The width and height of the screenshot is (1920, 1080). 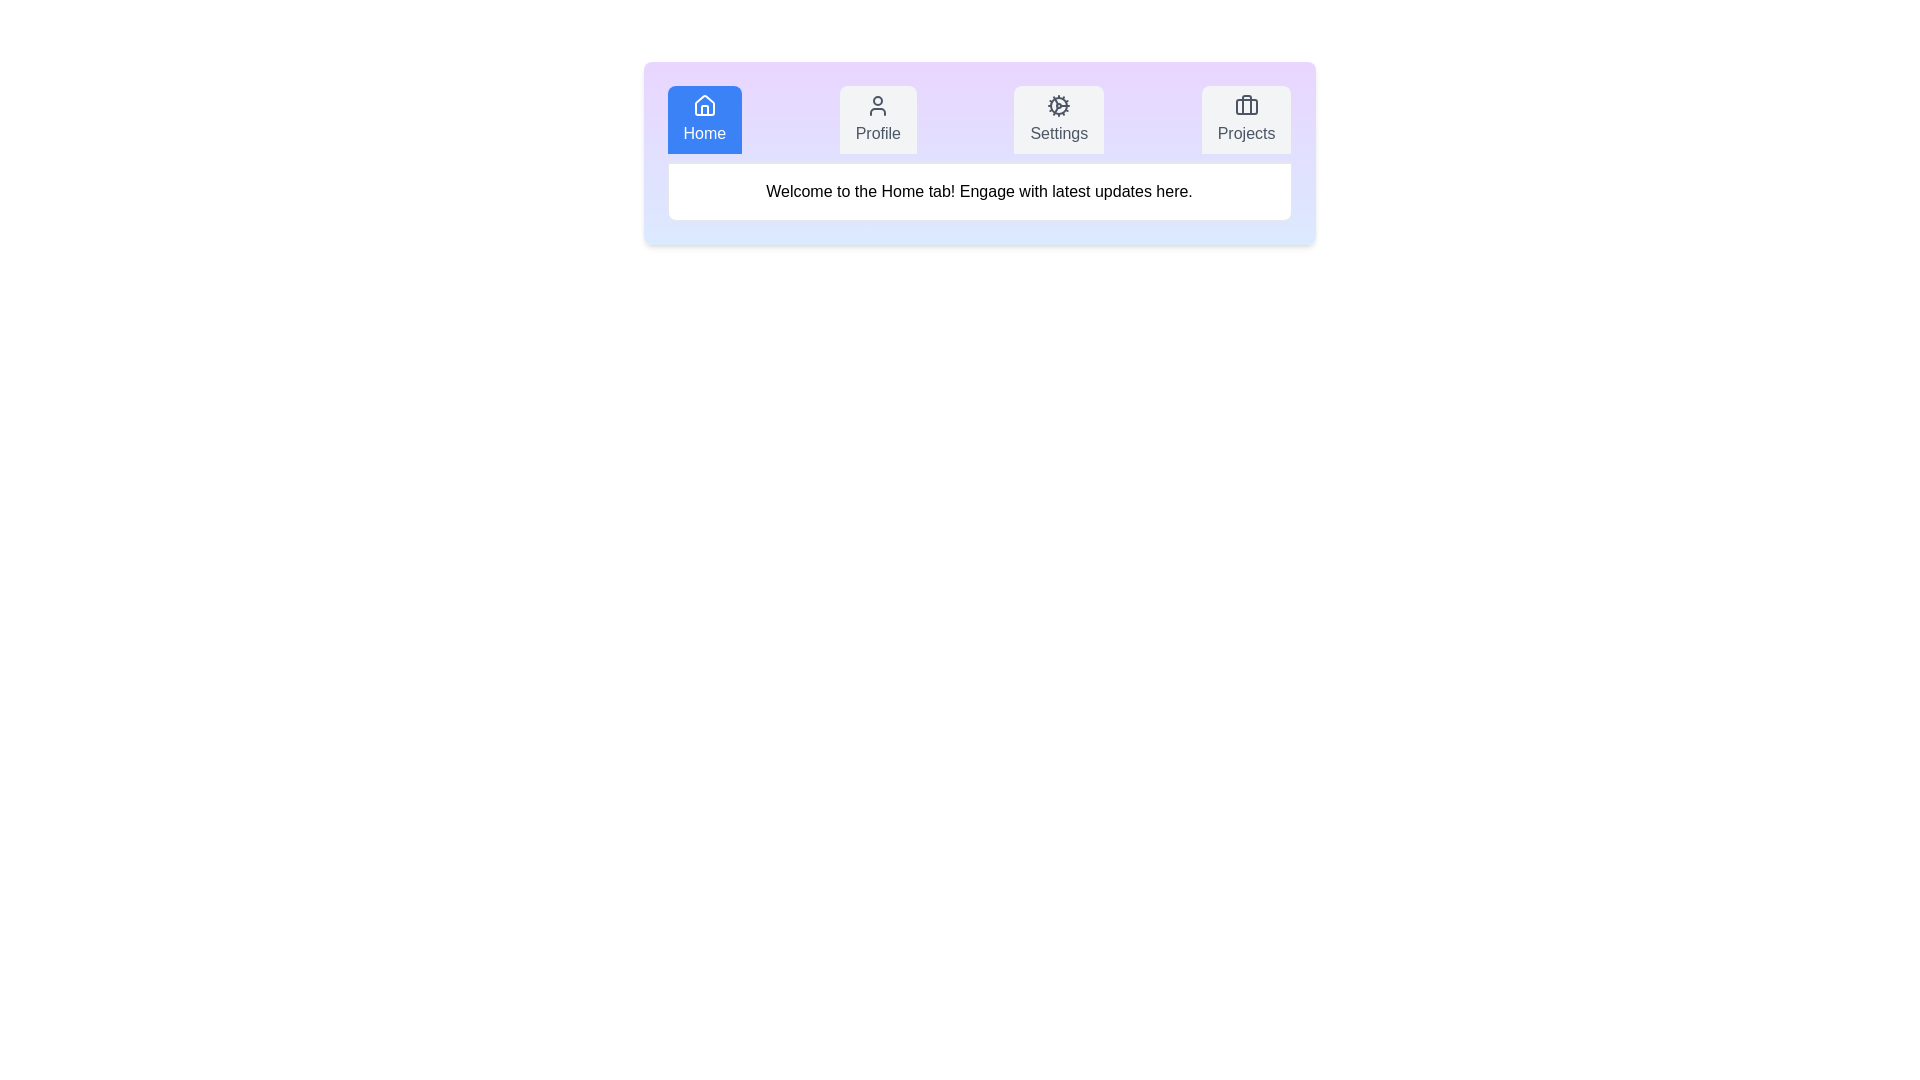 I want to click on the 'Home' icon located at the top-left corner of the navigation bar, so click(x=704, y=105).